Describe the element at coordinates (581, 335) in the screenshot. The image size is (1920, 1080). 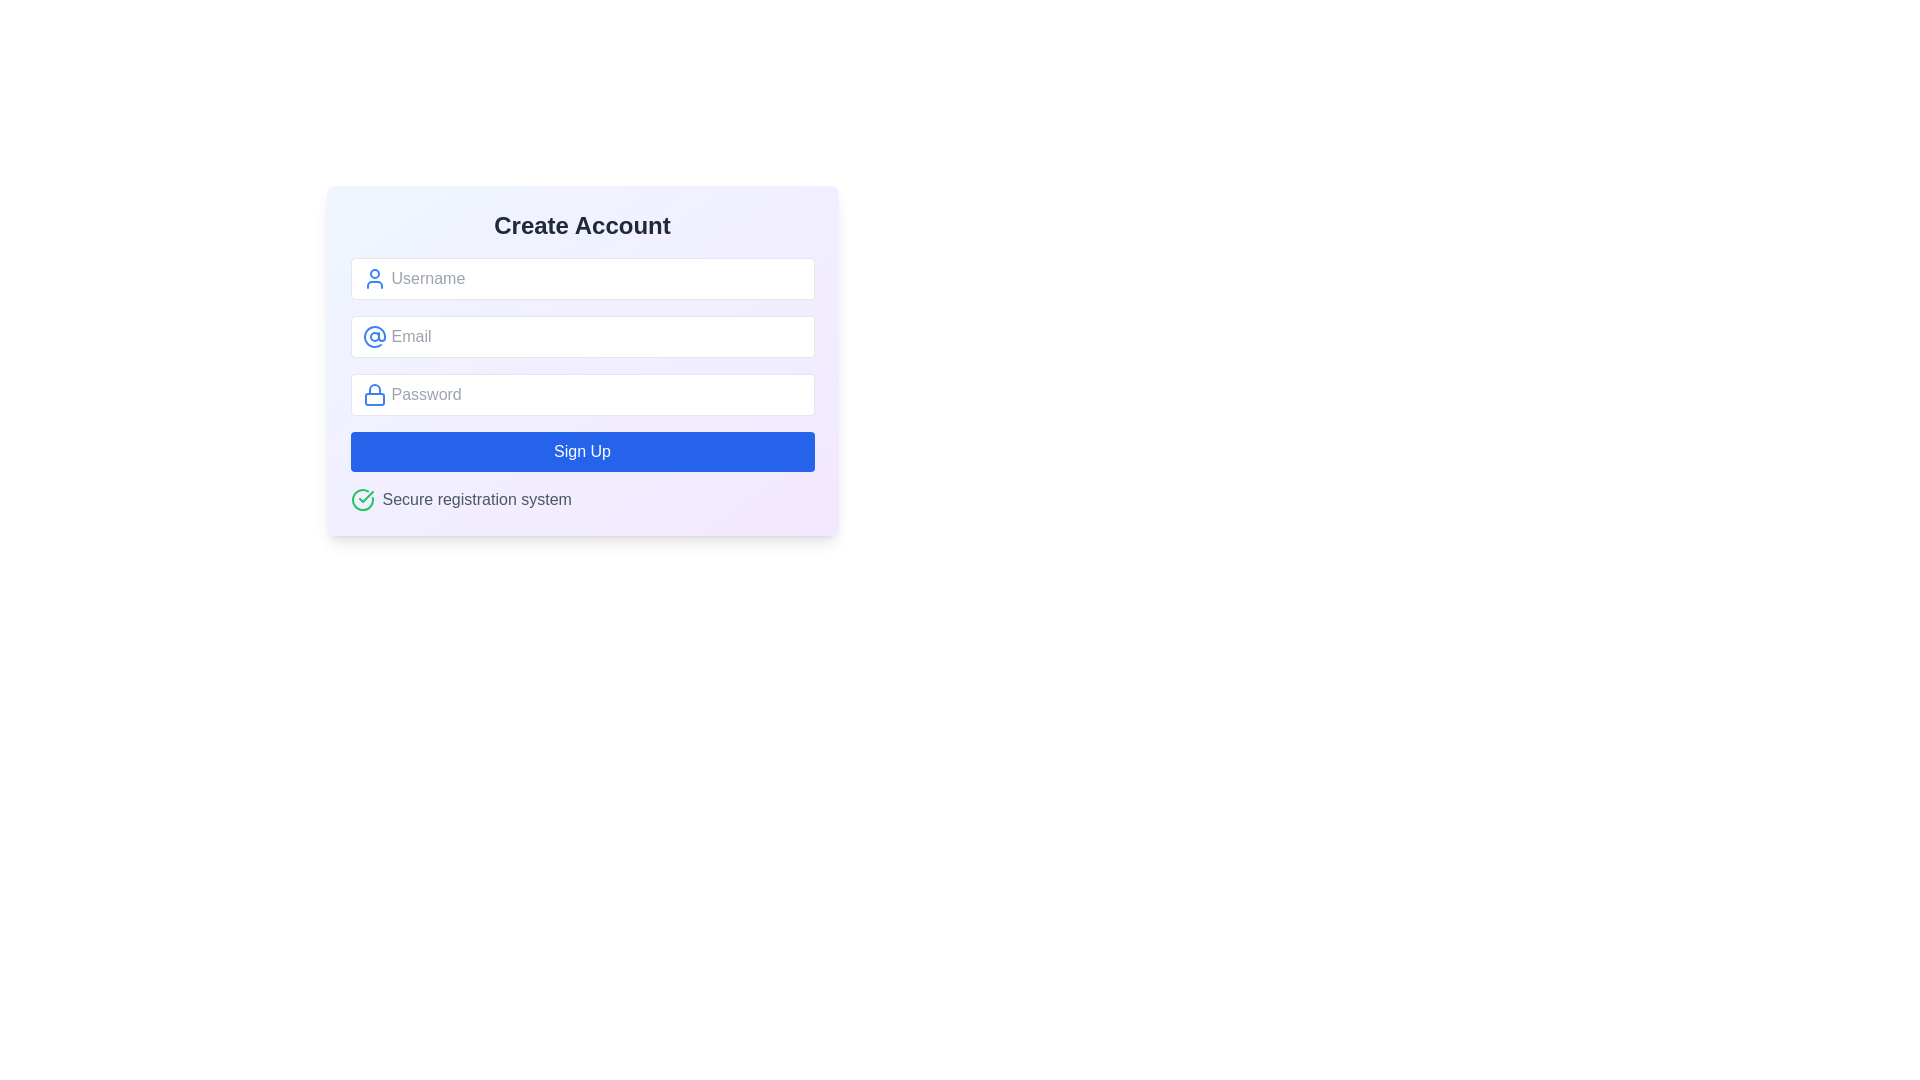
I see `the email input field located below the 'Username' input` at that location.